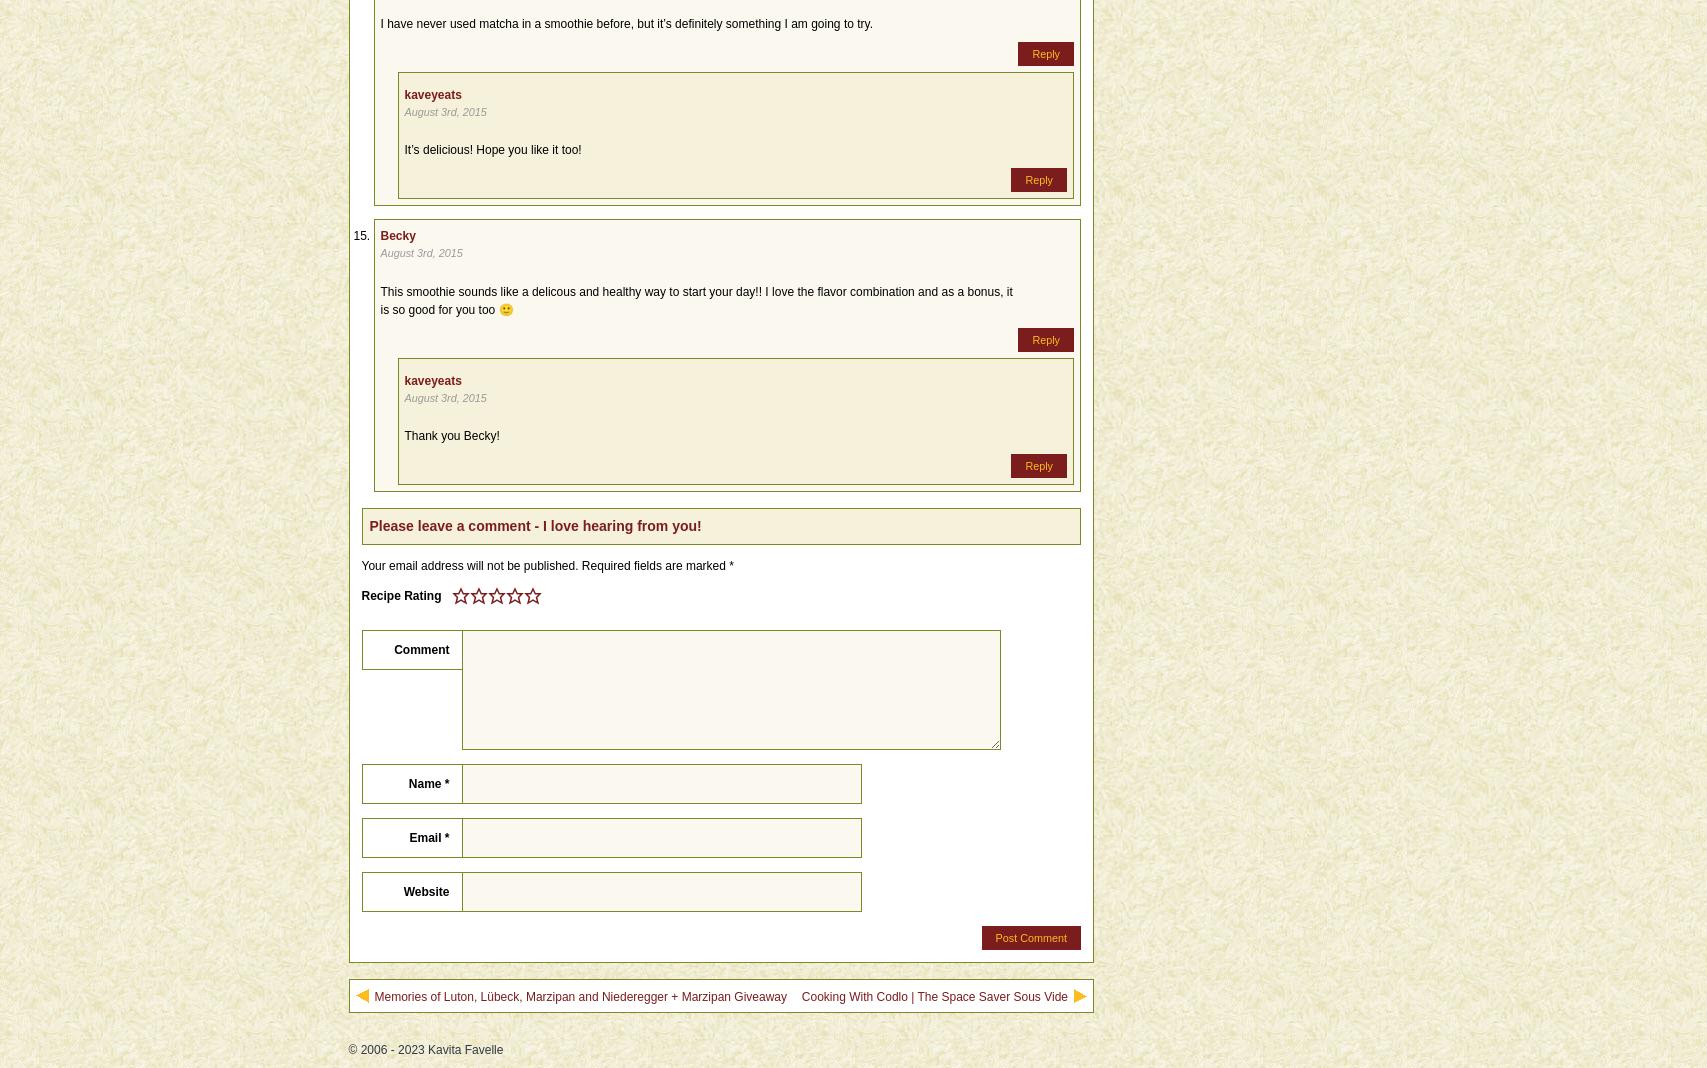 This screenshot has width=1707, height=1068. Describe the element at coordinates (469, 563) in the screenshot. I see `'Your email address will not be published.'` at that location.